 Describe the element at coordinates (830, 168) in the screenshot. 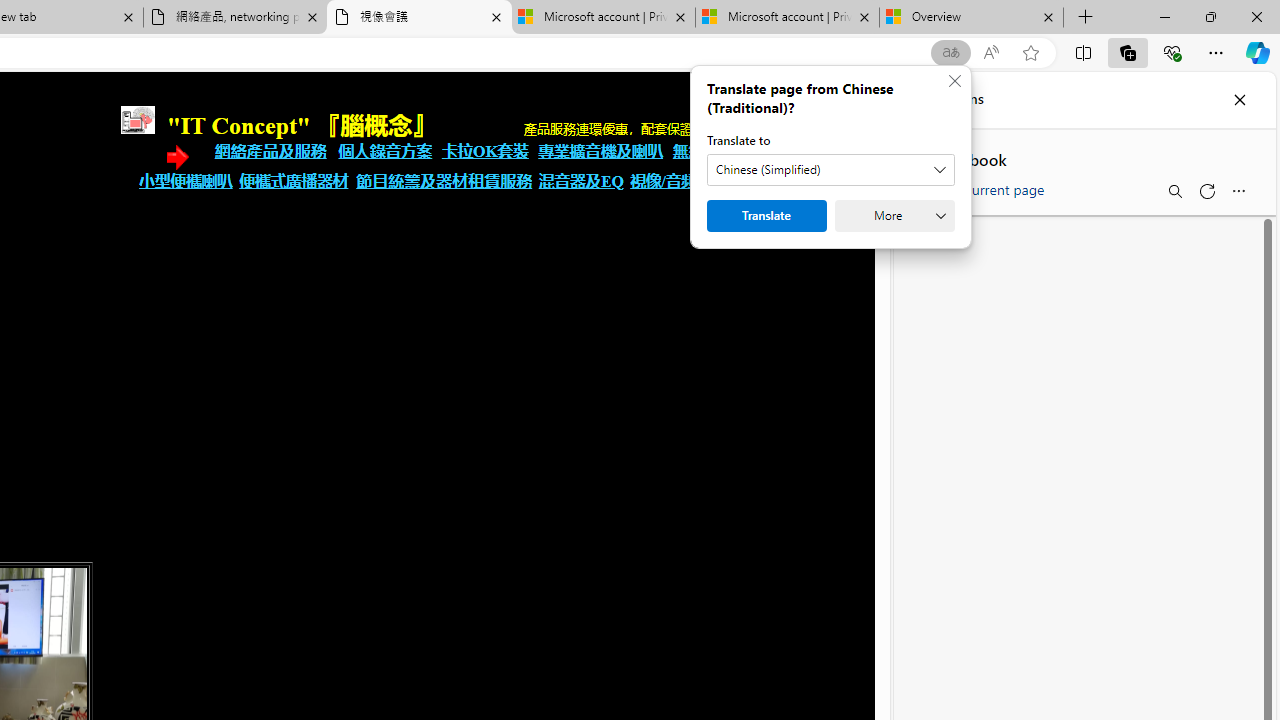

I see `'Translate to'` at that location.